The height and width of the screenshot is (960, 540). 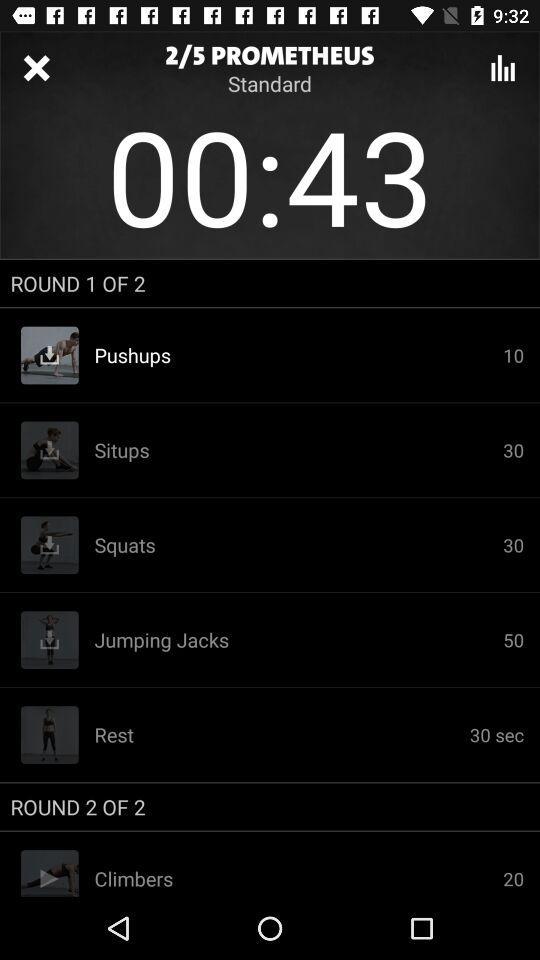 I want to click on icon next to 2/5 prometheus, so click(x=36, y=68).